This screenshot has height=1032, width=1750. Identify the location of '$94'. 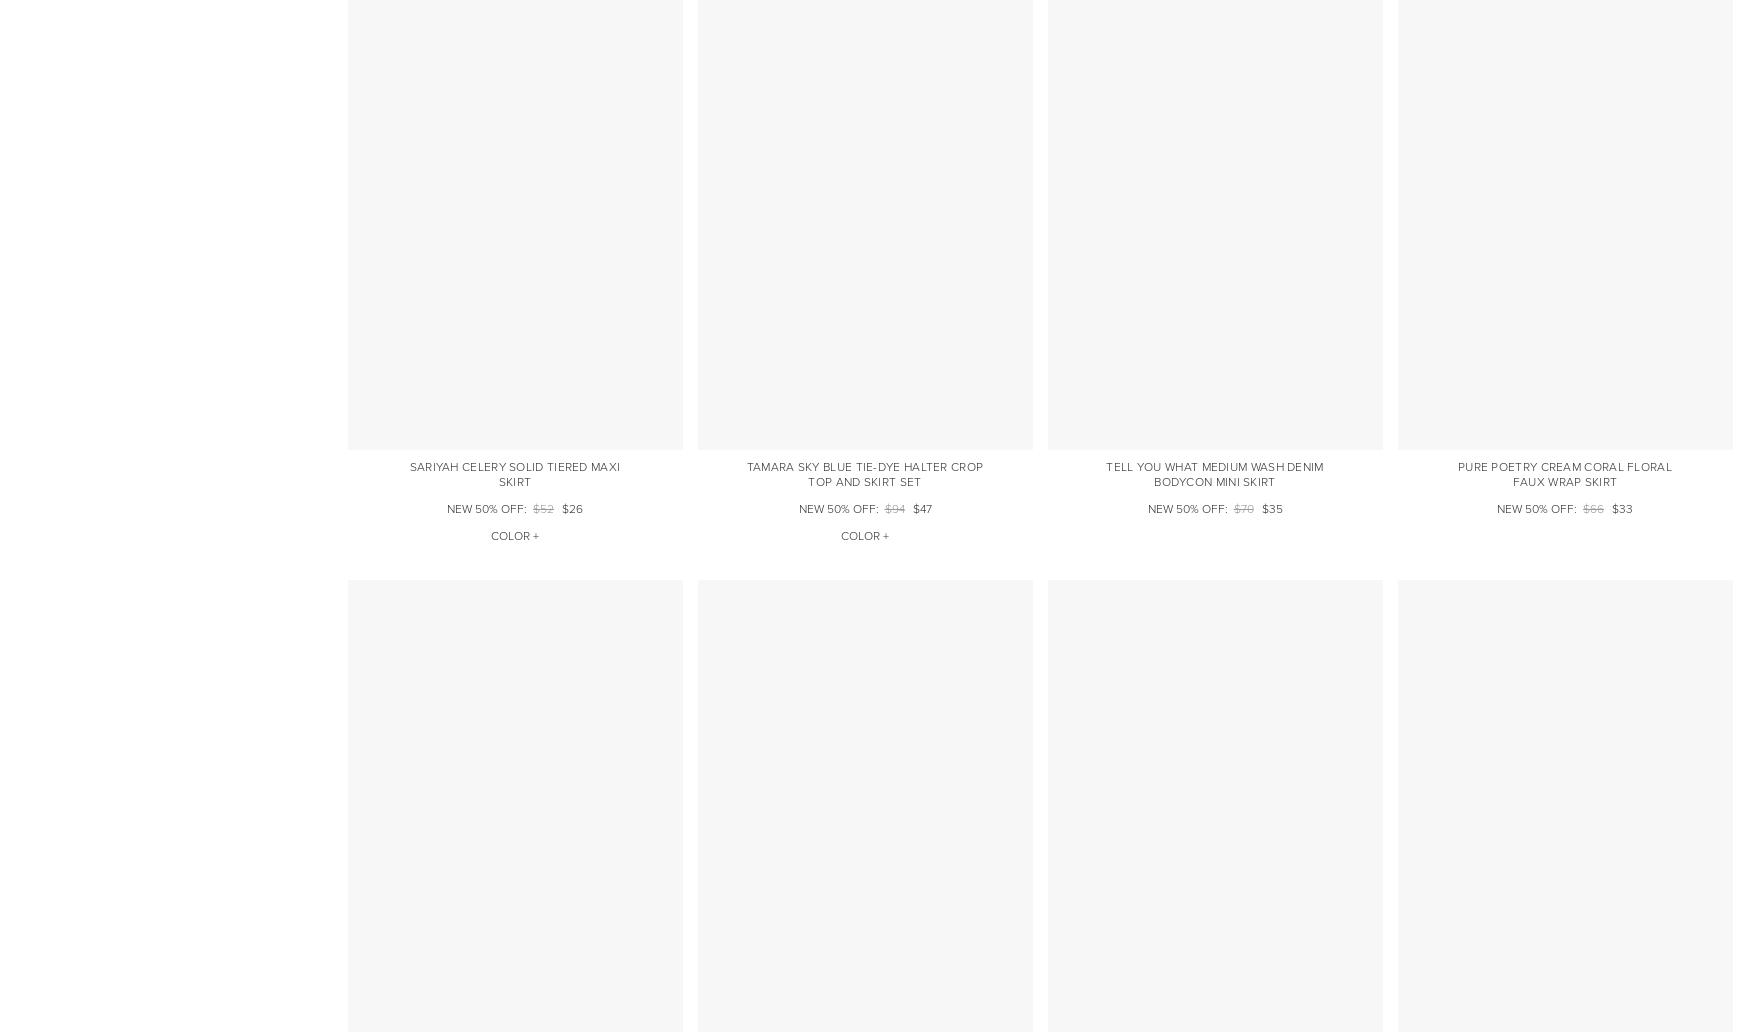
(882, 507).